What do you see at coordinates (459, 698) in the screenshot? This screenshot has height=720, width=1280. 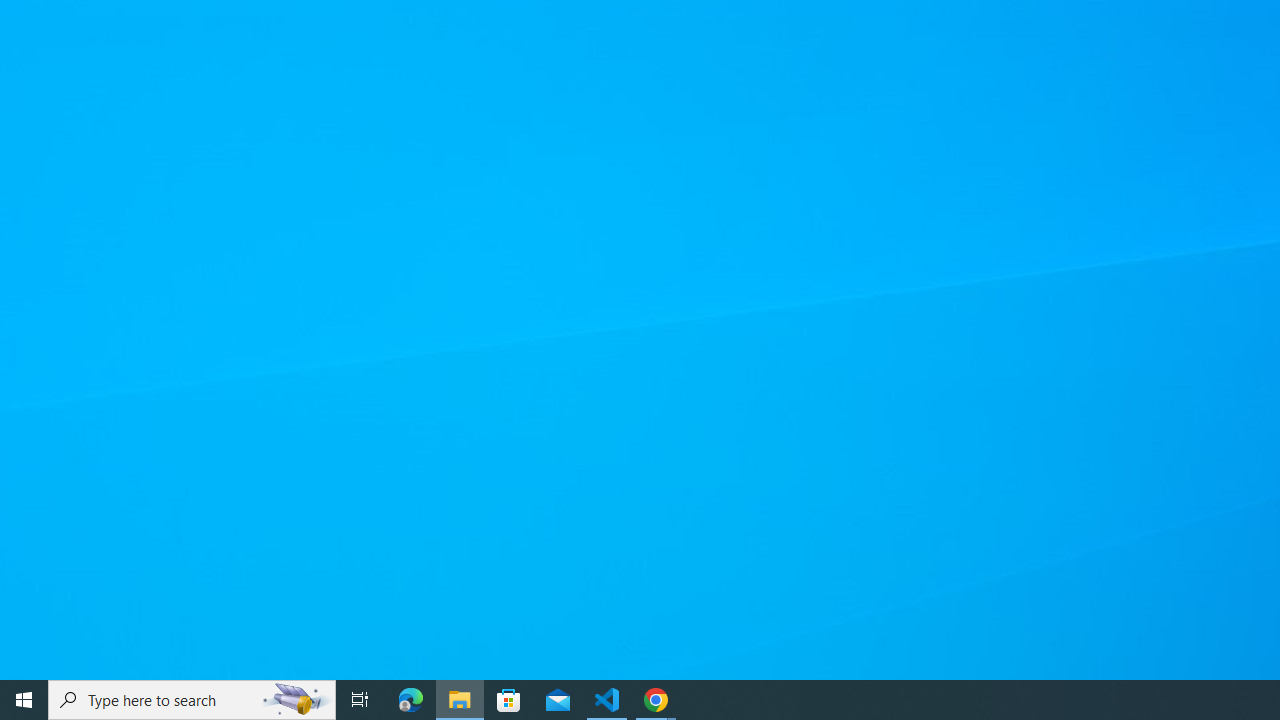 I see `'File Explorer - 1 running window'` at bounding box center [459, 698].